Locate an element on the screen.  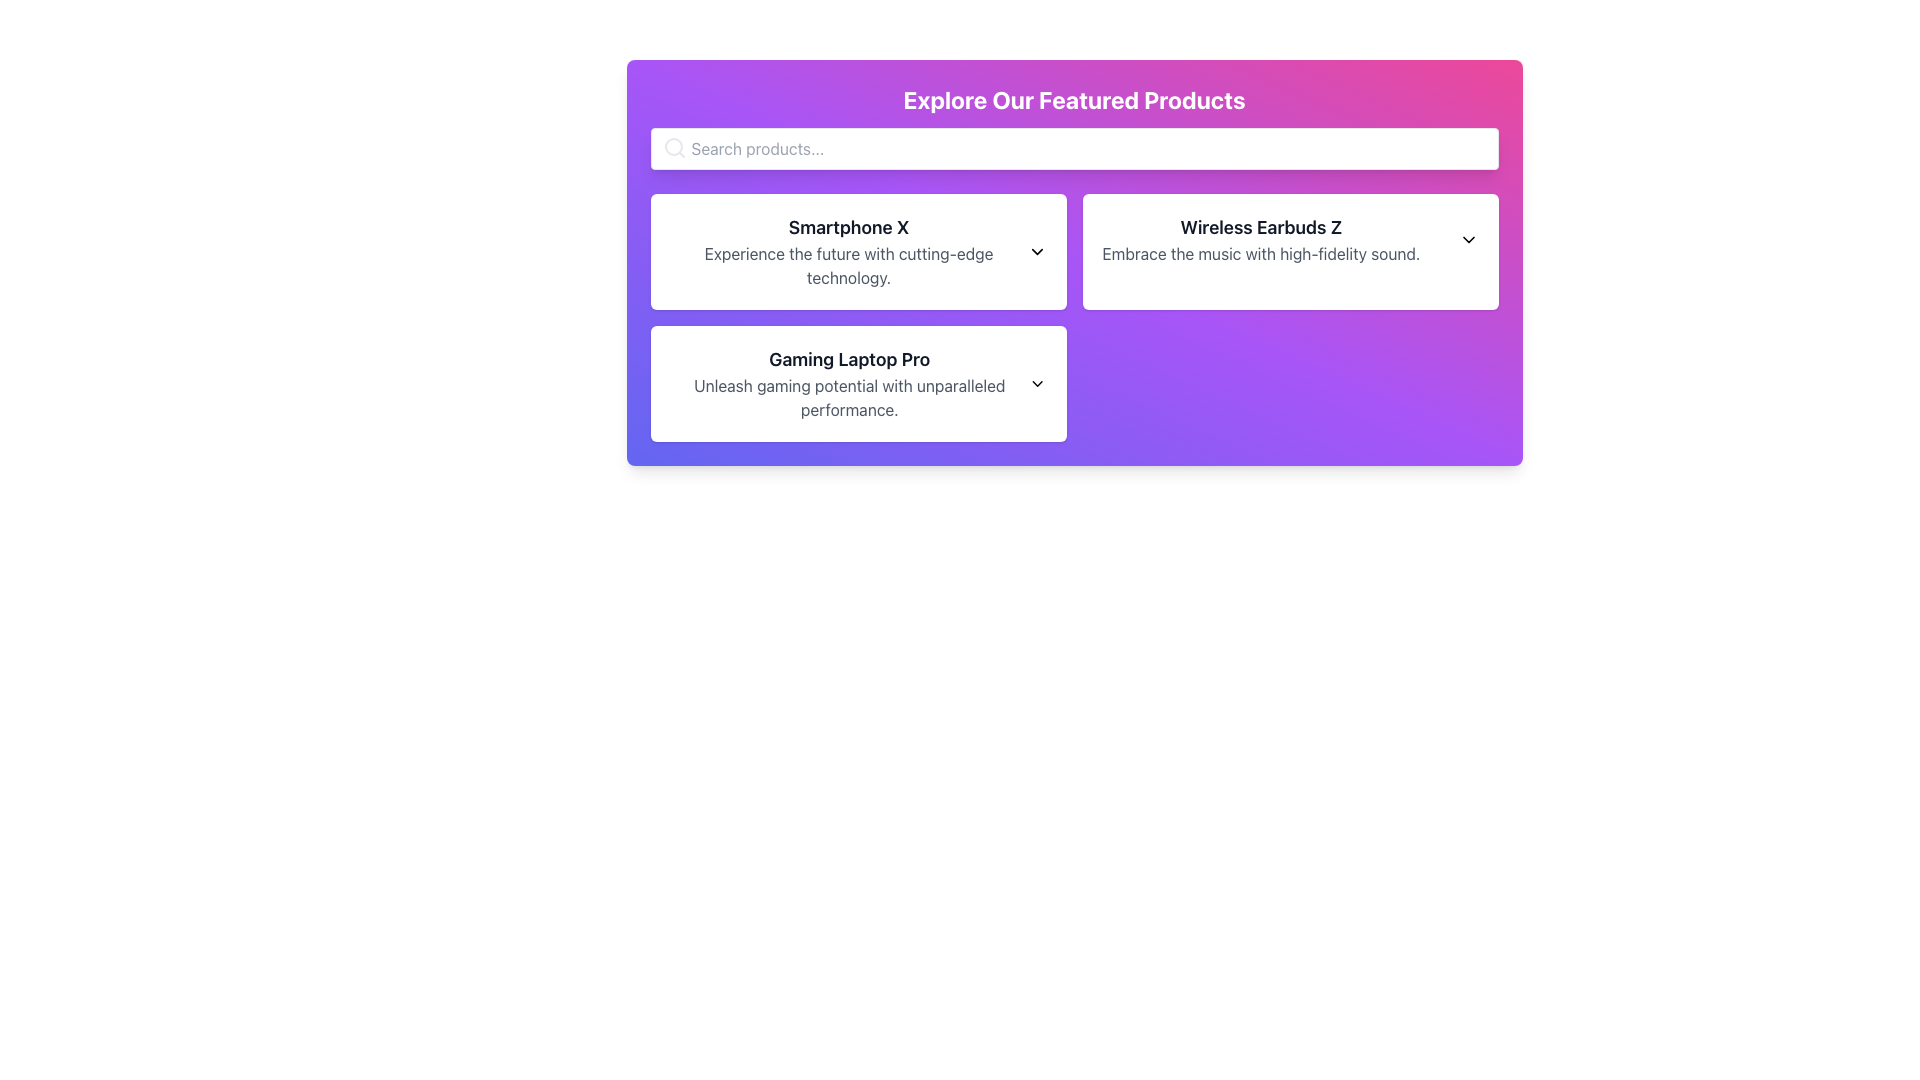
the Product selection item displaying 'Wireless Earbuds Z' is located at coordinates (1290, 238).